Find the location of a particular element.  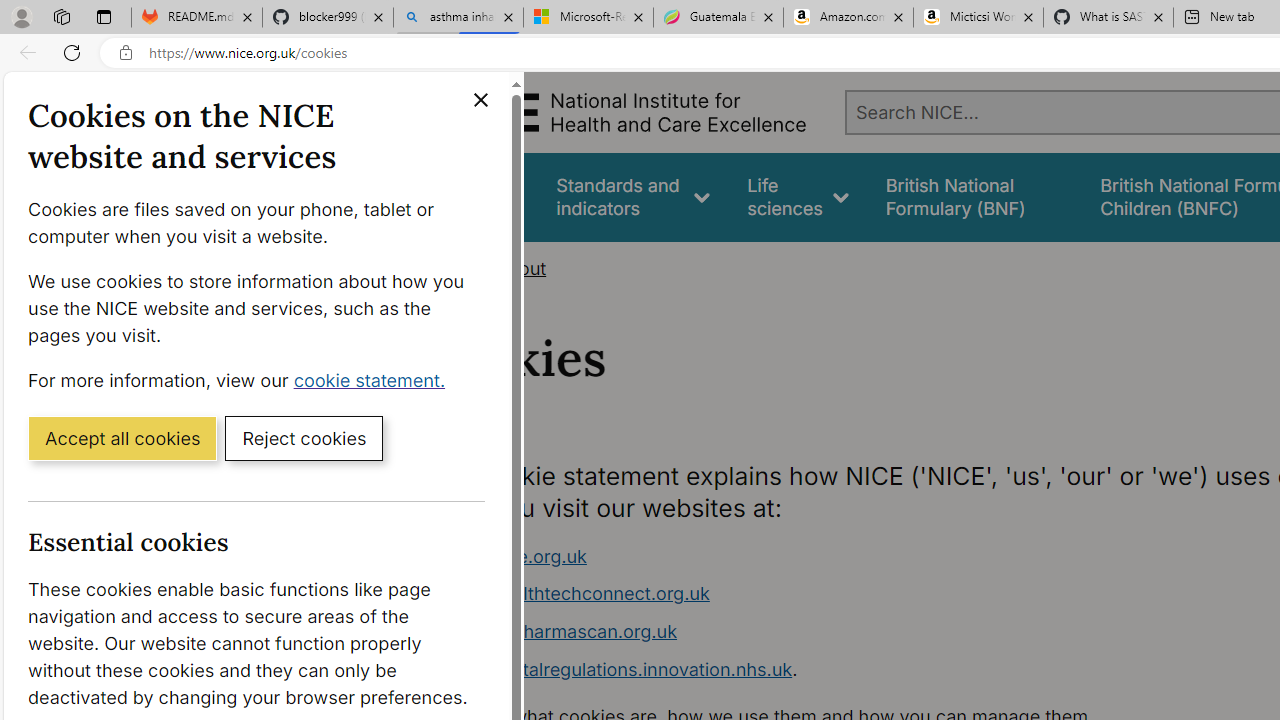

'Refresh' is located at coordinates (72, 51).